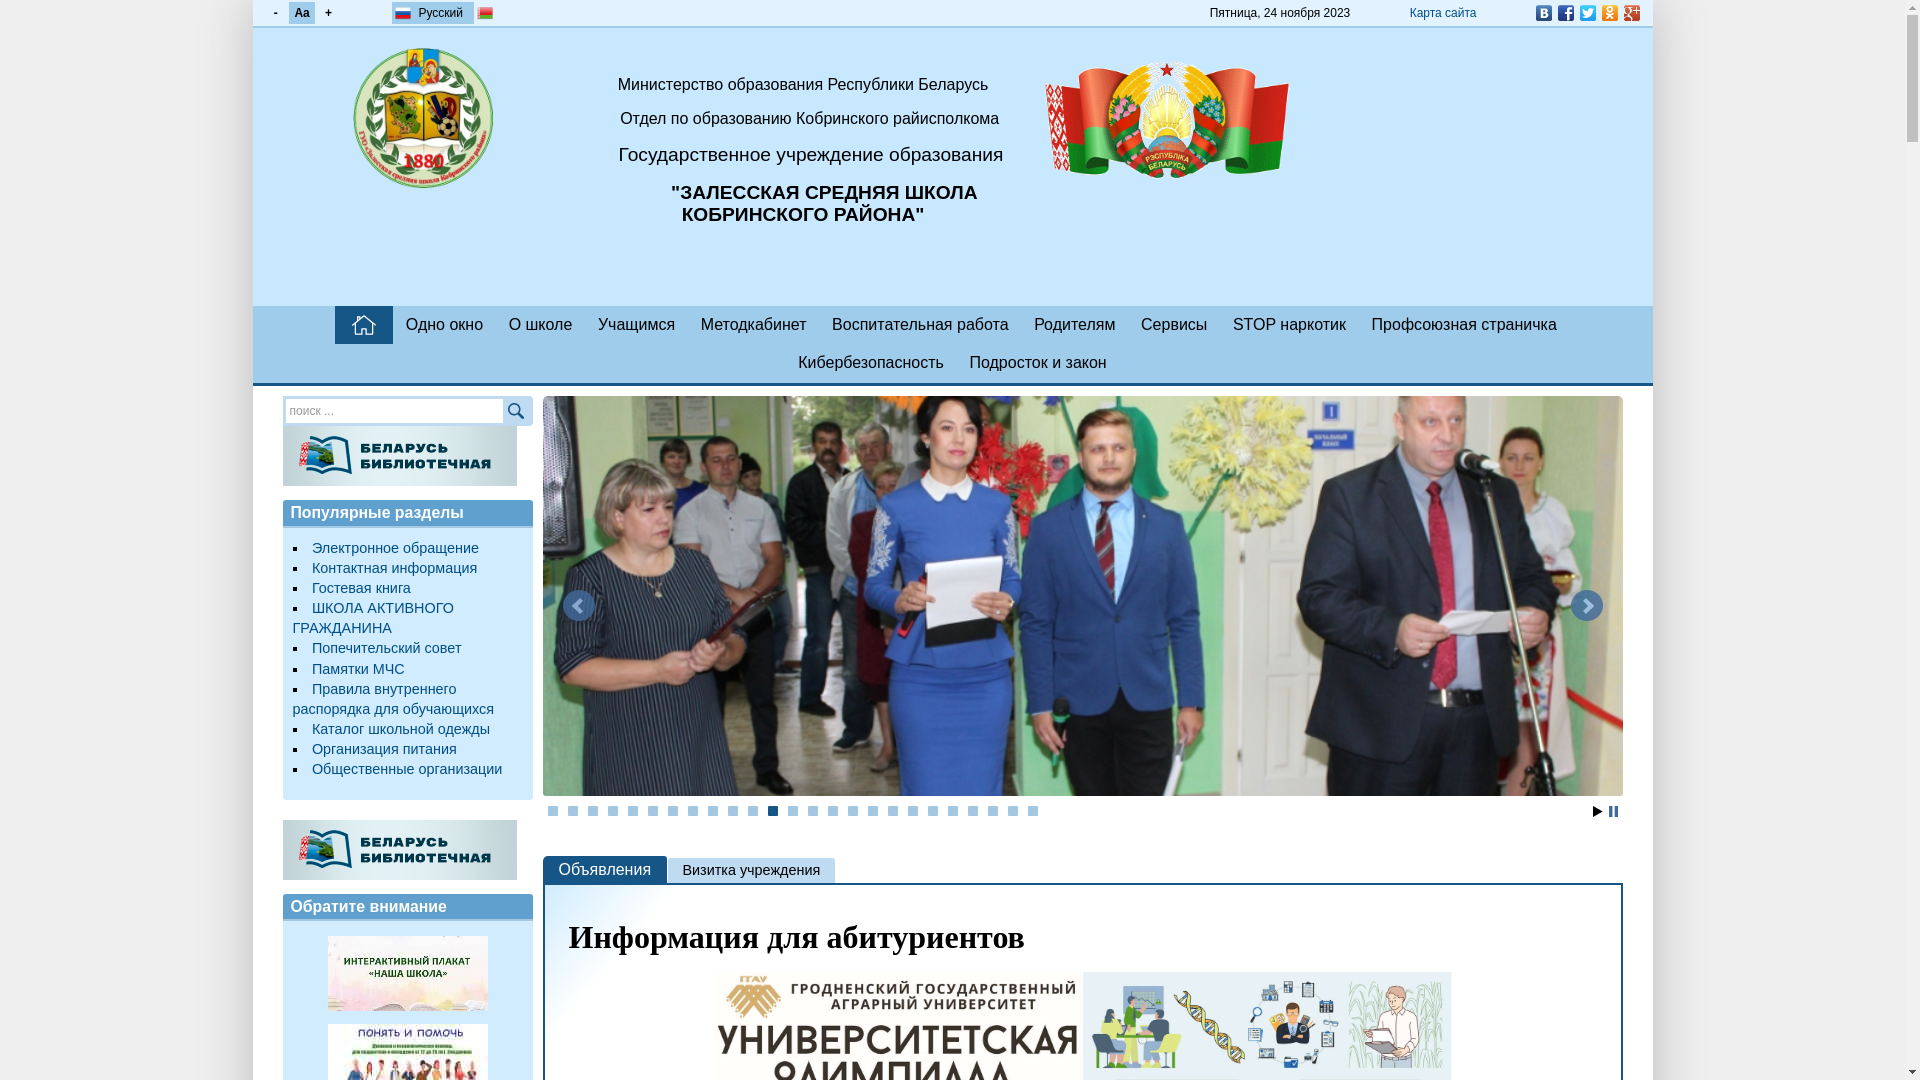 Image resolution: width=1920 pixels, height=1080 pixels. Describe the element at coordinates (791, 810) in the screenshot. I see `'13'` at that location.